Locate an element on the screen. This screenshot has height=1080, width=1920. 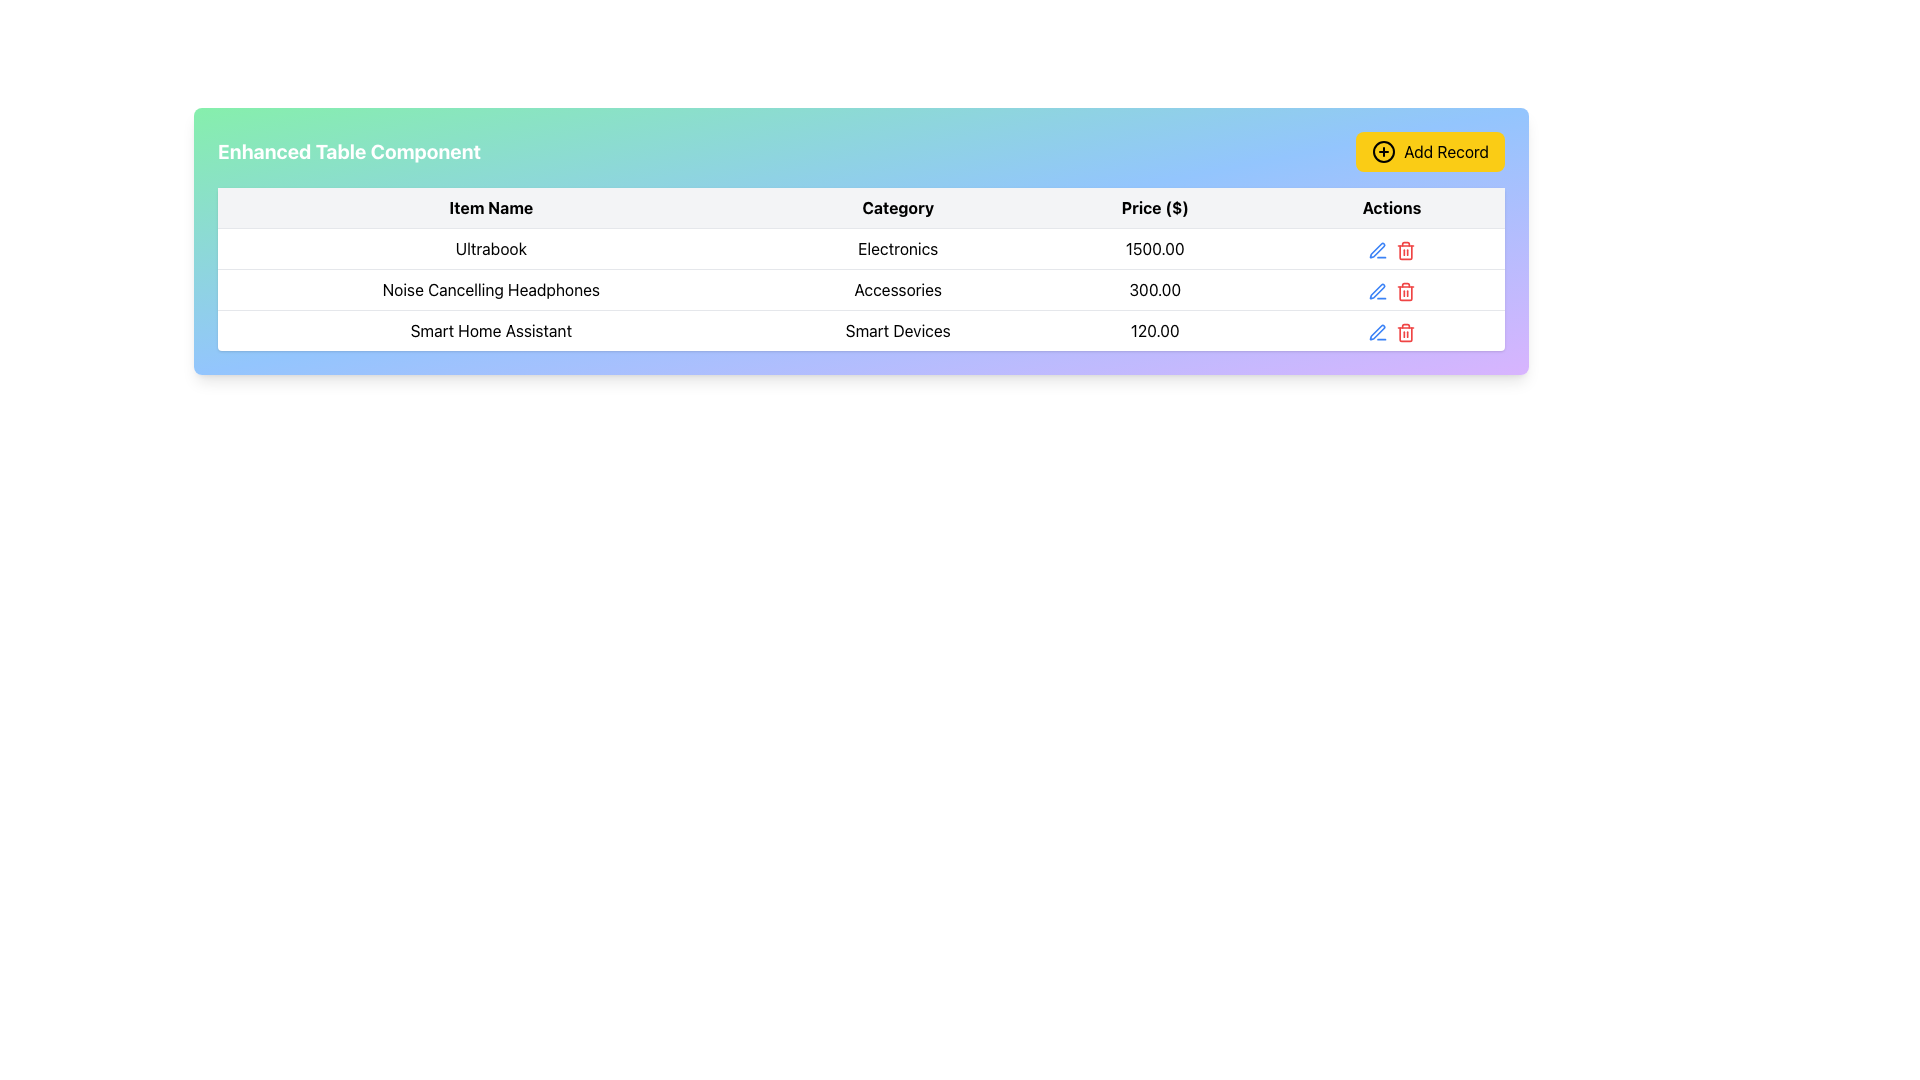
the edit icon button located in the top-right segment of the first row in the 'Actions' column is located at coordinates (1376, 248).